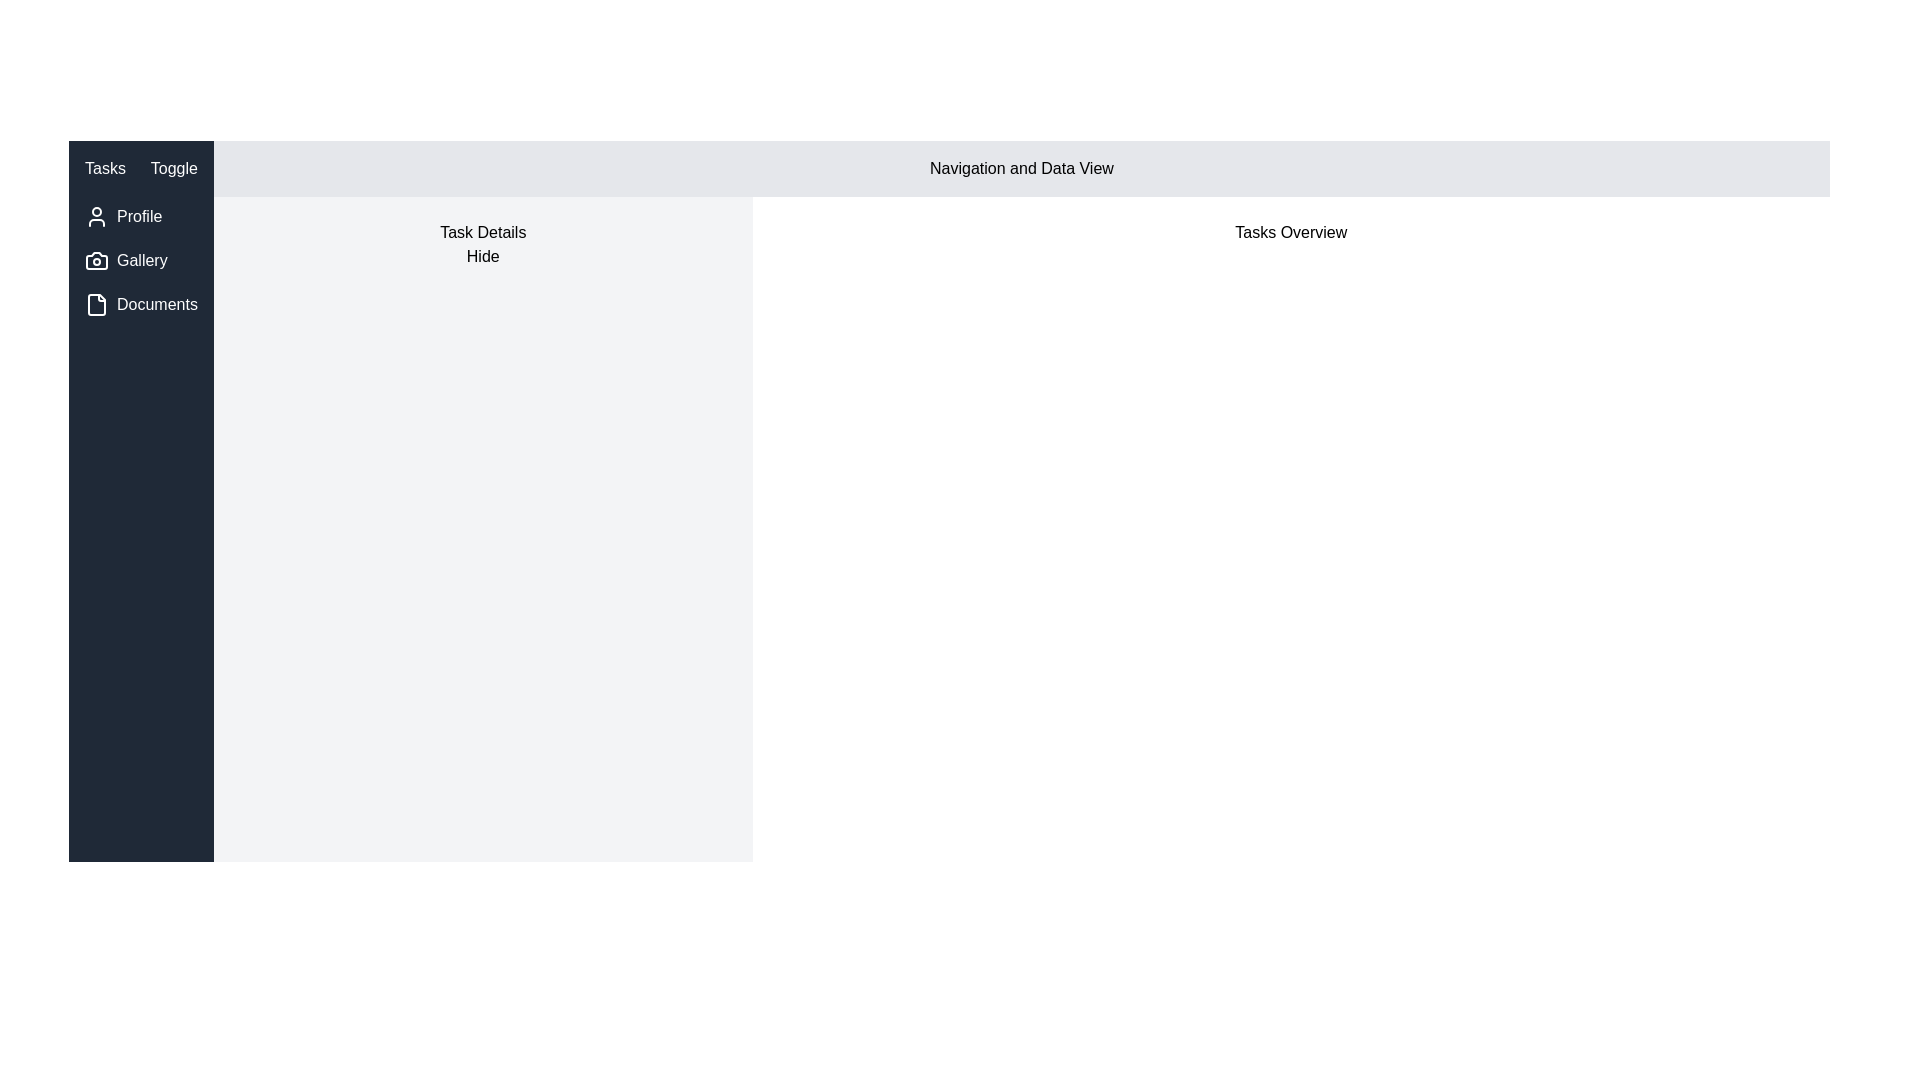 The image size is (1920, 1080). Describe the element at coordinates (483, 256) in the screenshot. I see `the button that collapses the 'Task Details' section, located in the top-left quadrant of the main content area, immediately to the right below the 'Task Details' text` at that location.